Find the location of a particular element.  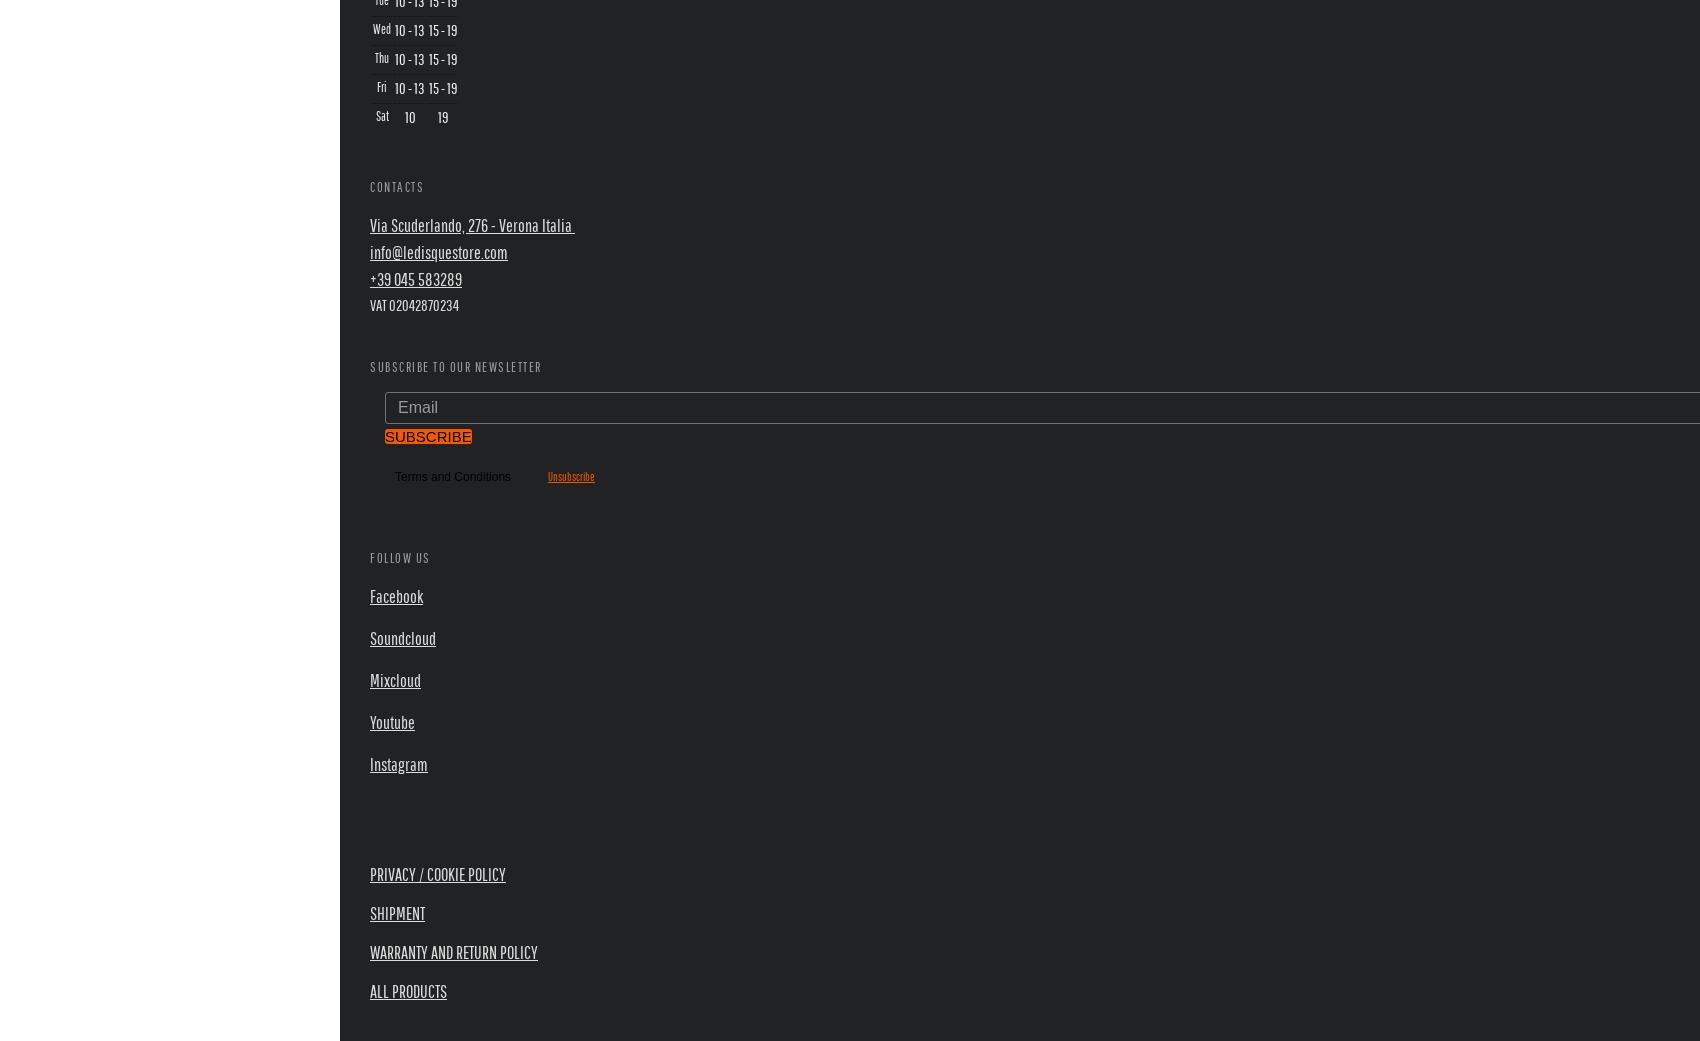

'Via Scuderlando, 276 - Verona Italia' is located at coordinates (368, 223).